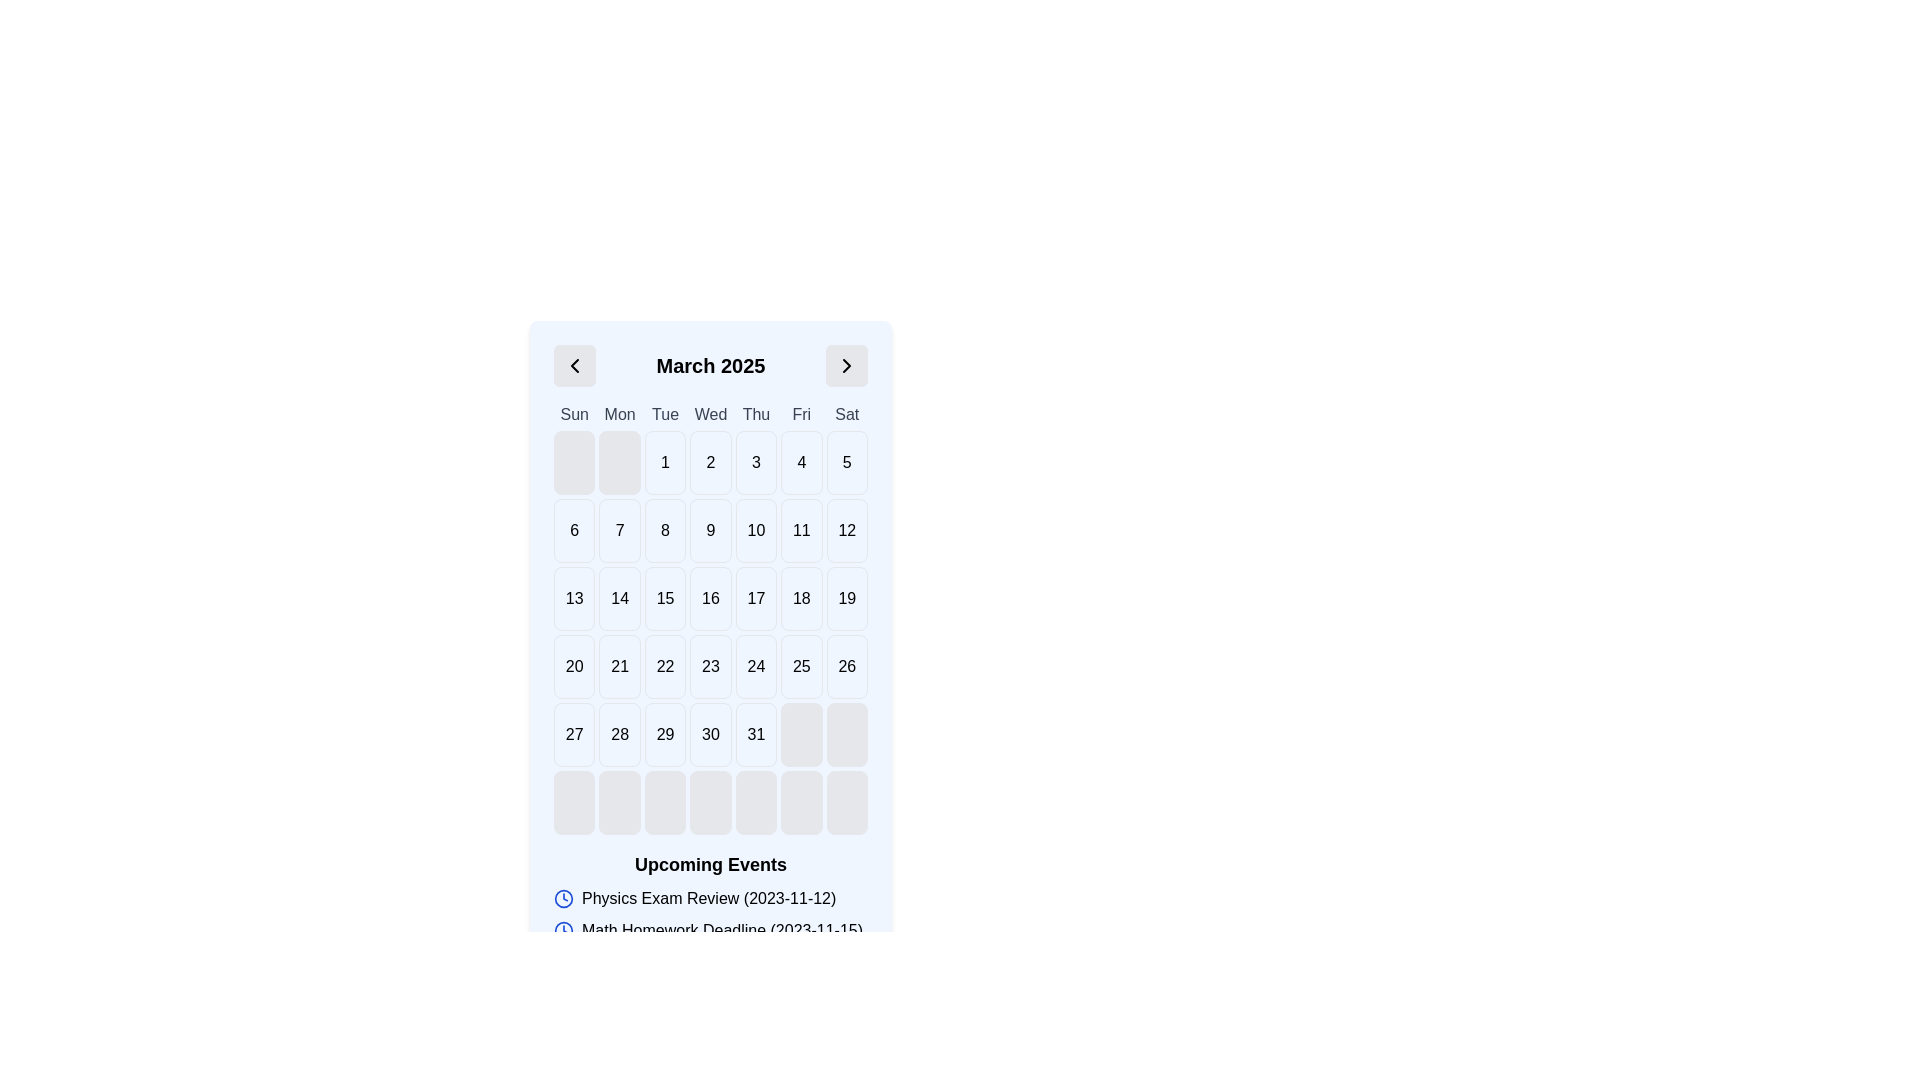 Image resolution: width=1920 pixels, height=1080 pixels. What do you see at coordinates (755, 414) in the screenshot?
I see `the Text Label indicating Thursday in the calendar view, which is the fifth item in the row of day names` at bounding box center [755, 414].